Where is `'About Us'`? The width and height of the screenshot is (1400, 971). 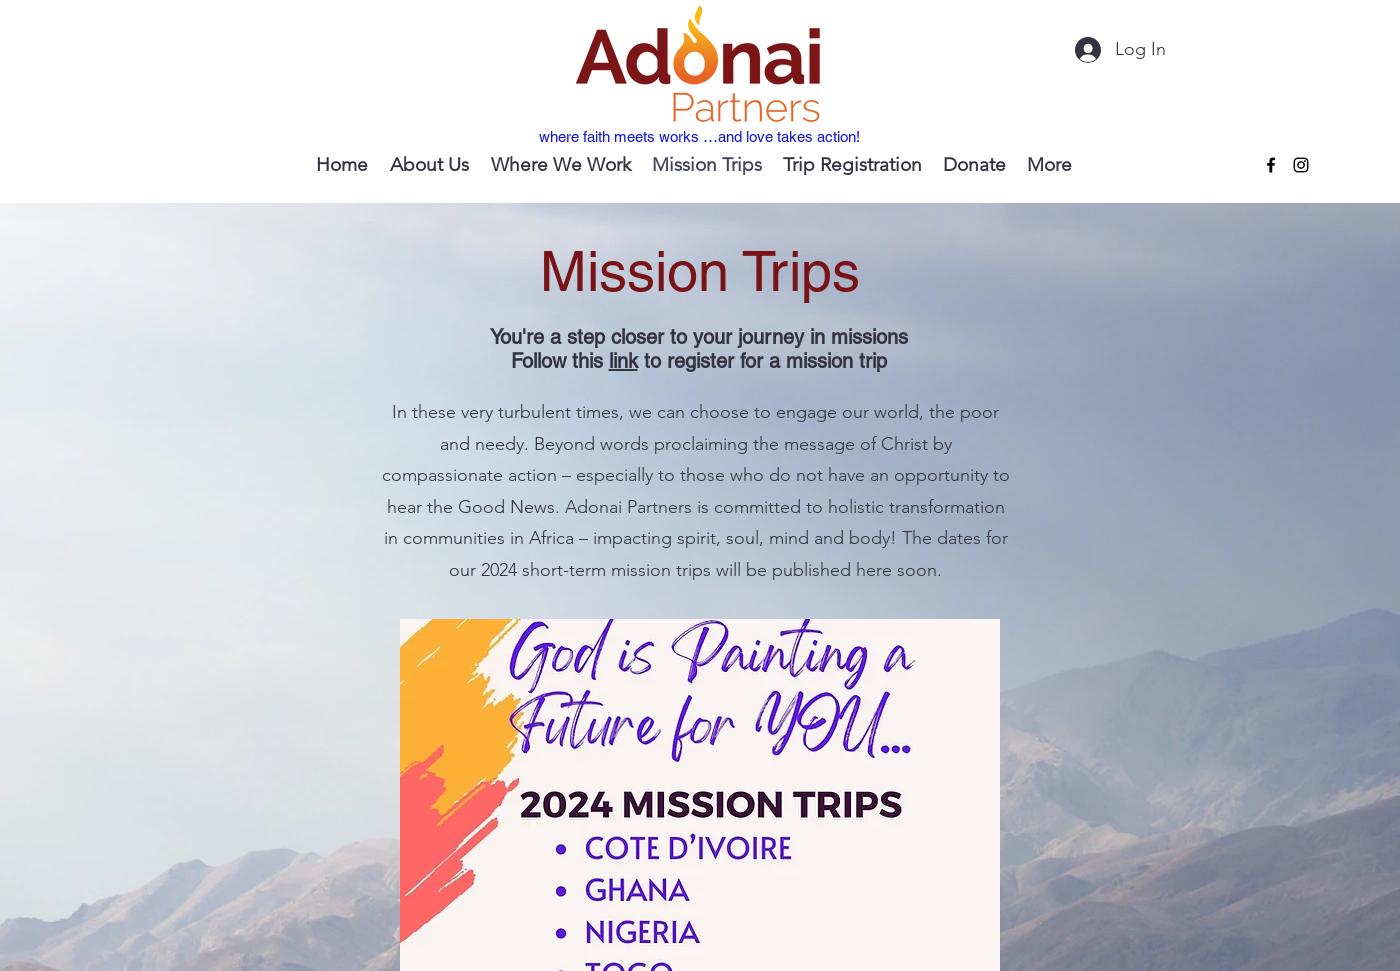 'About Us' is located at coordinates (428, 163).